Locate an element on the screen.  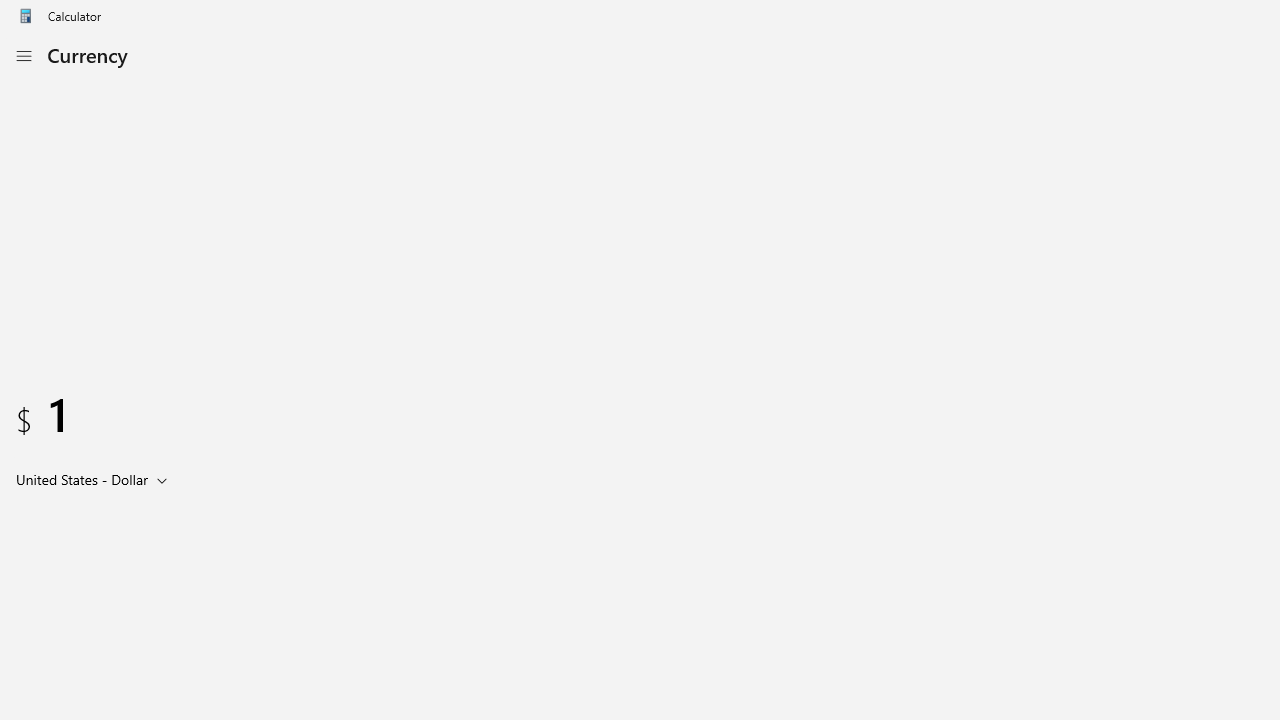
'Input unit' is located at coordinates (95, 479).